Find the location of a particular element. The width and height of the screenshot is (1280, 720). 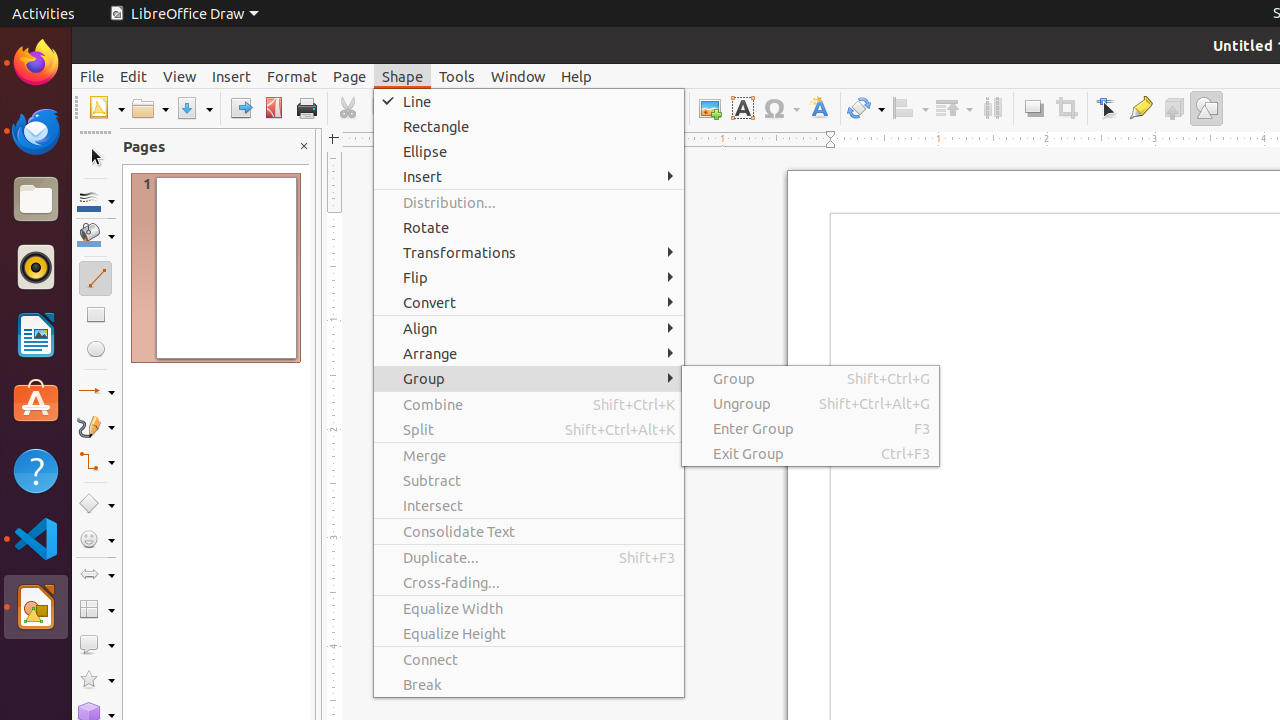

'Arrange' is located at coordinates (529, 352).